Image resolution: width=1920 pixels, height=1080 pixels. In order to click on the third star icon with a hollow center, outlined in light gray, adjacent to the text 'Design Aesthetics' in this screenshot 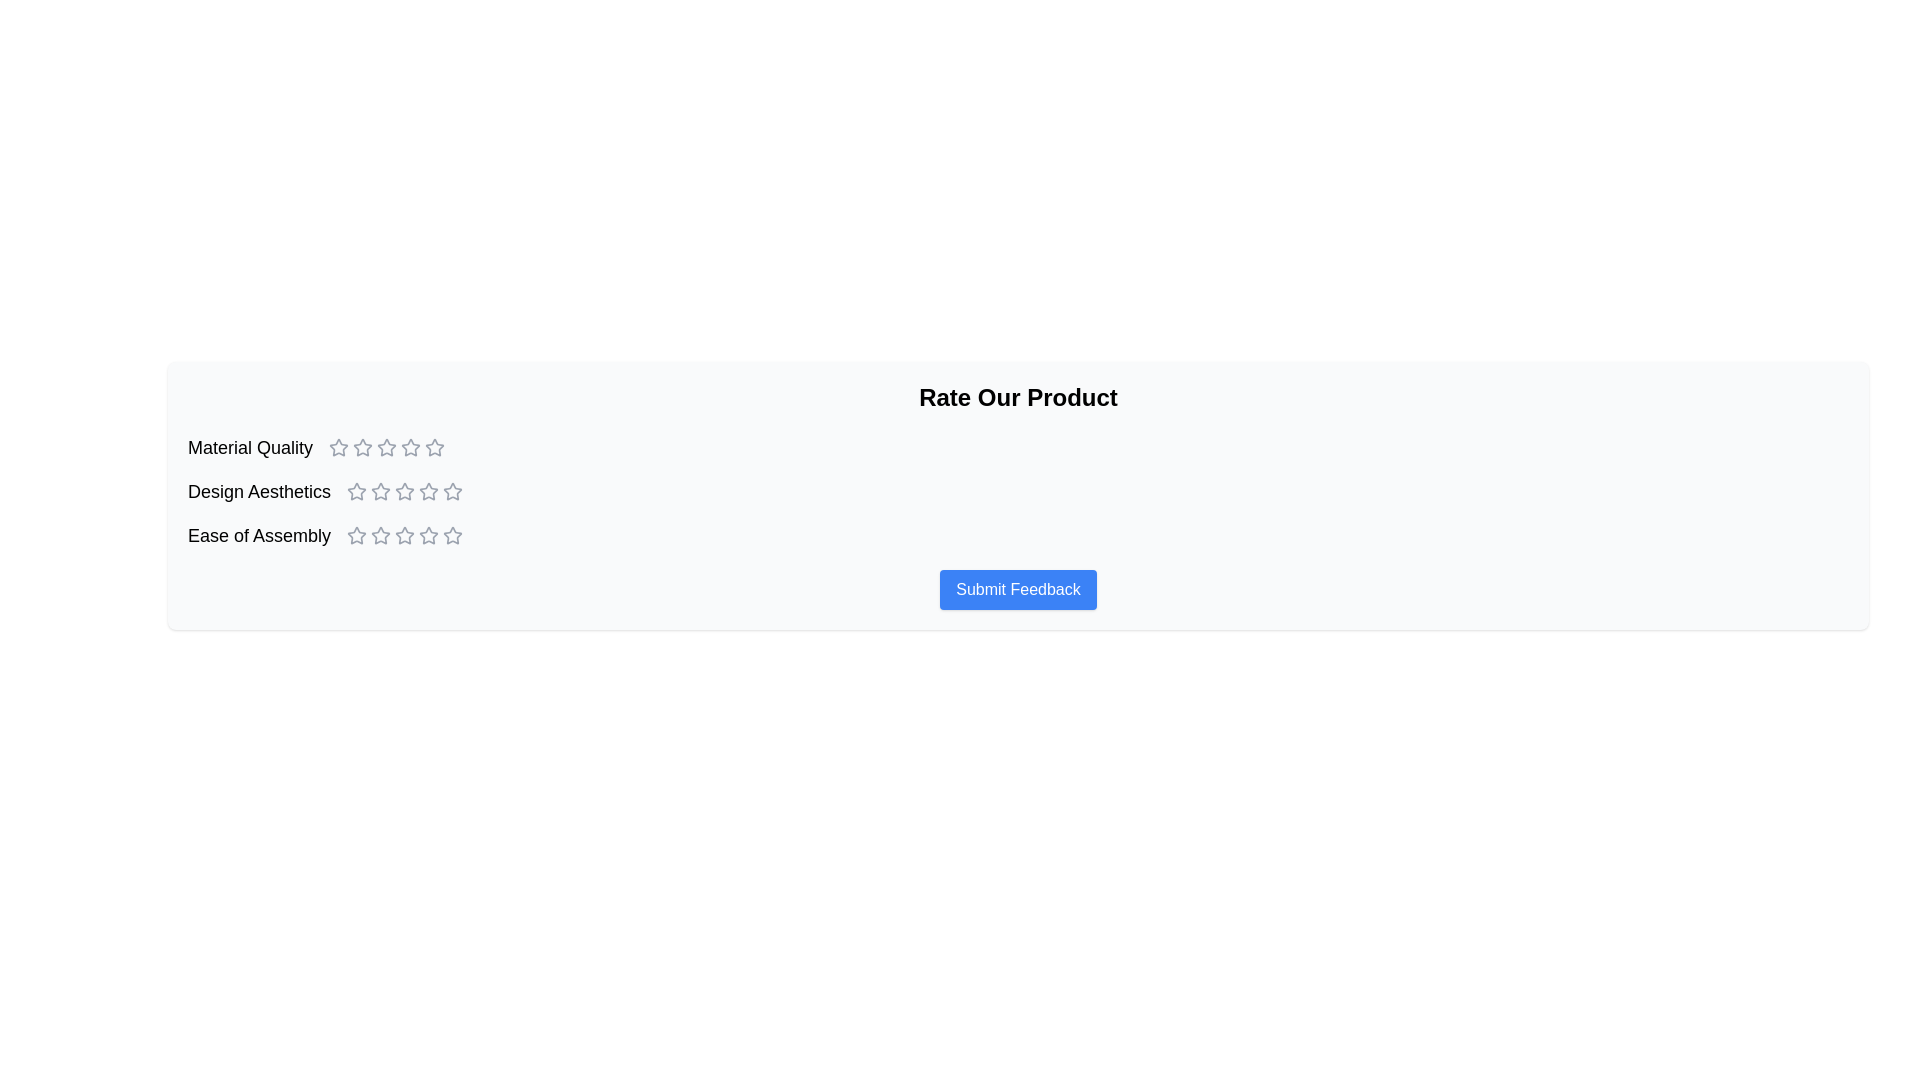, I will do `click(381, 492)`.